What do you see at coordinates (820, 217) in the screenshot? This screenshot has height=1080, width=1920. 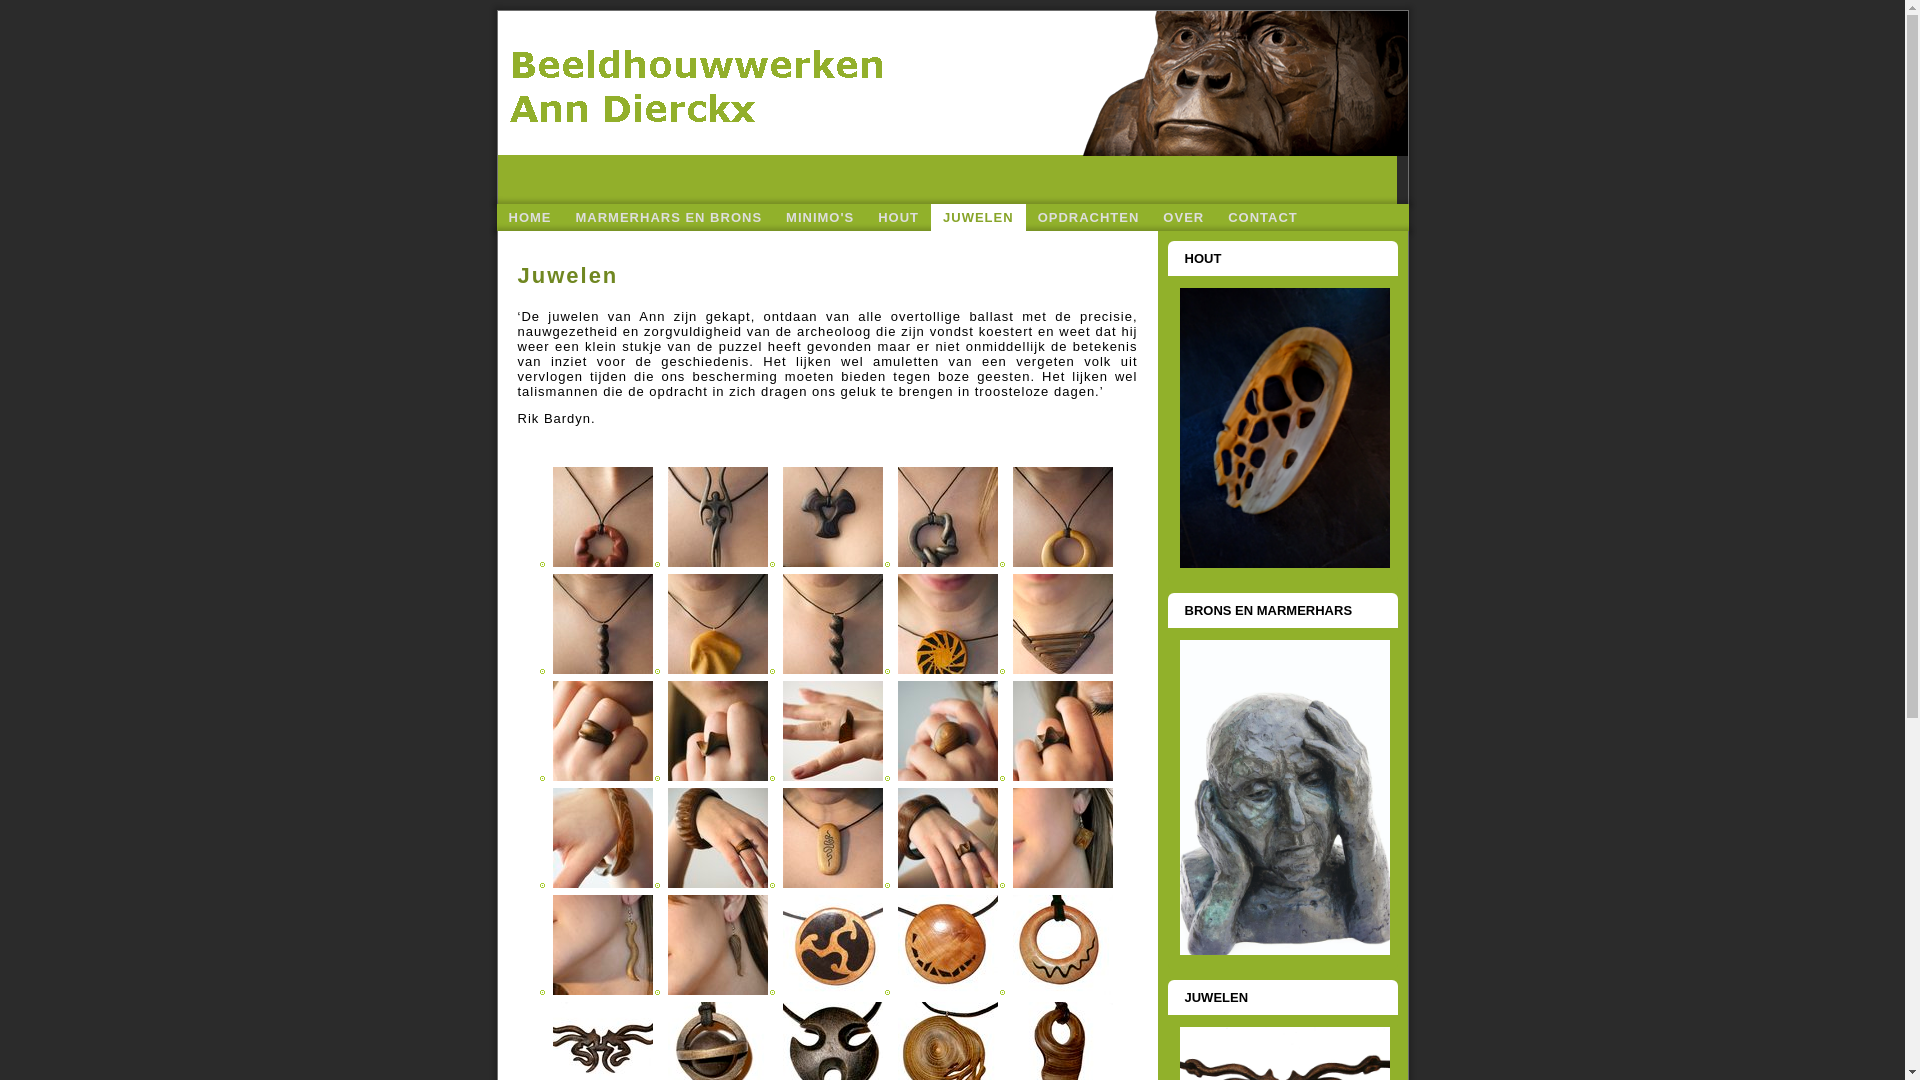 I see `'MINIMO'S'` at bounding box center [820, 217].